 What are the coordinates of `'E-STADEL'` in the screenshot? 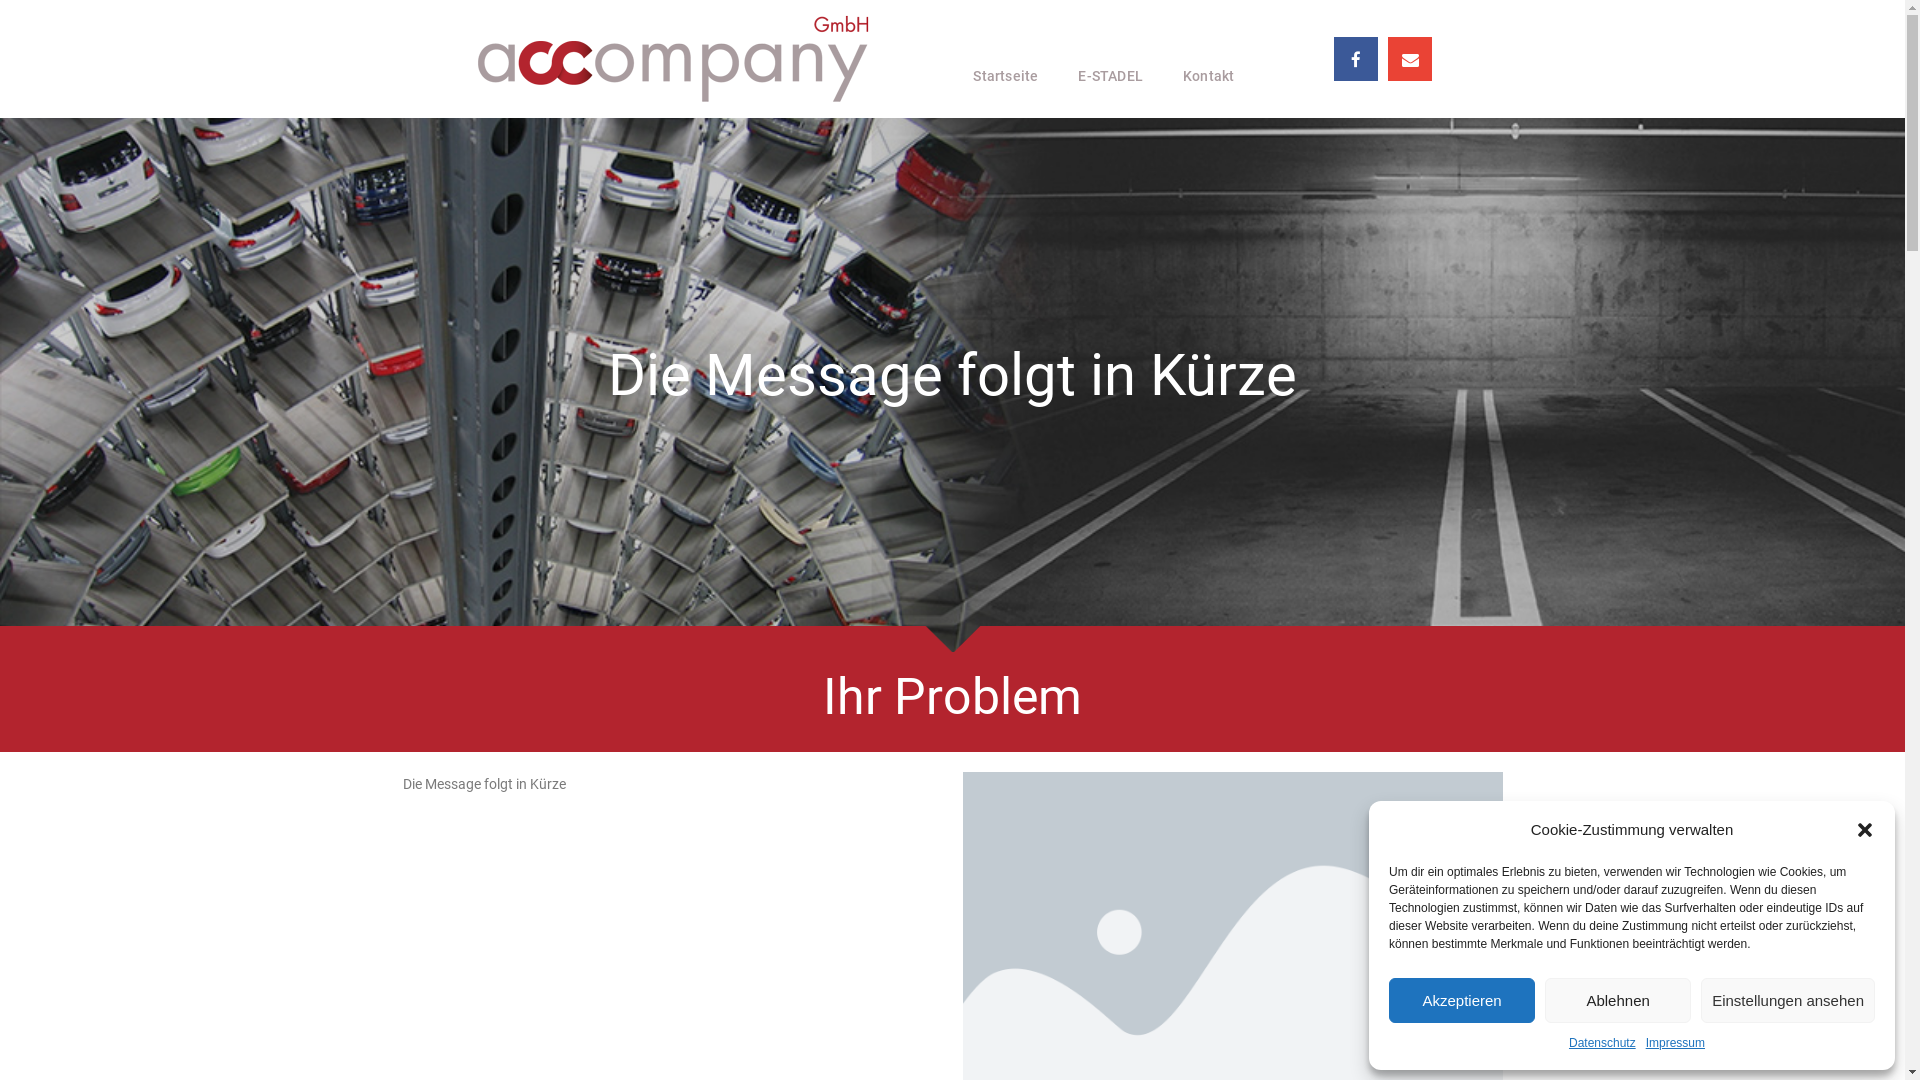 It's located at (1109, 75).